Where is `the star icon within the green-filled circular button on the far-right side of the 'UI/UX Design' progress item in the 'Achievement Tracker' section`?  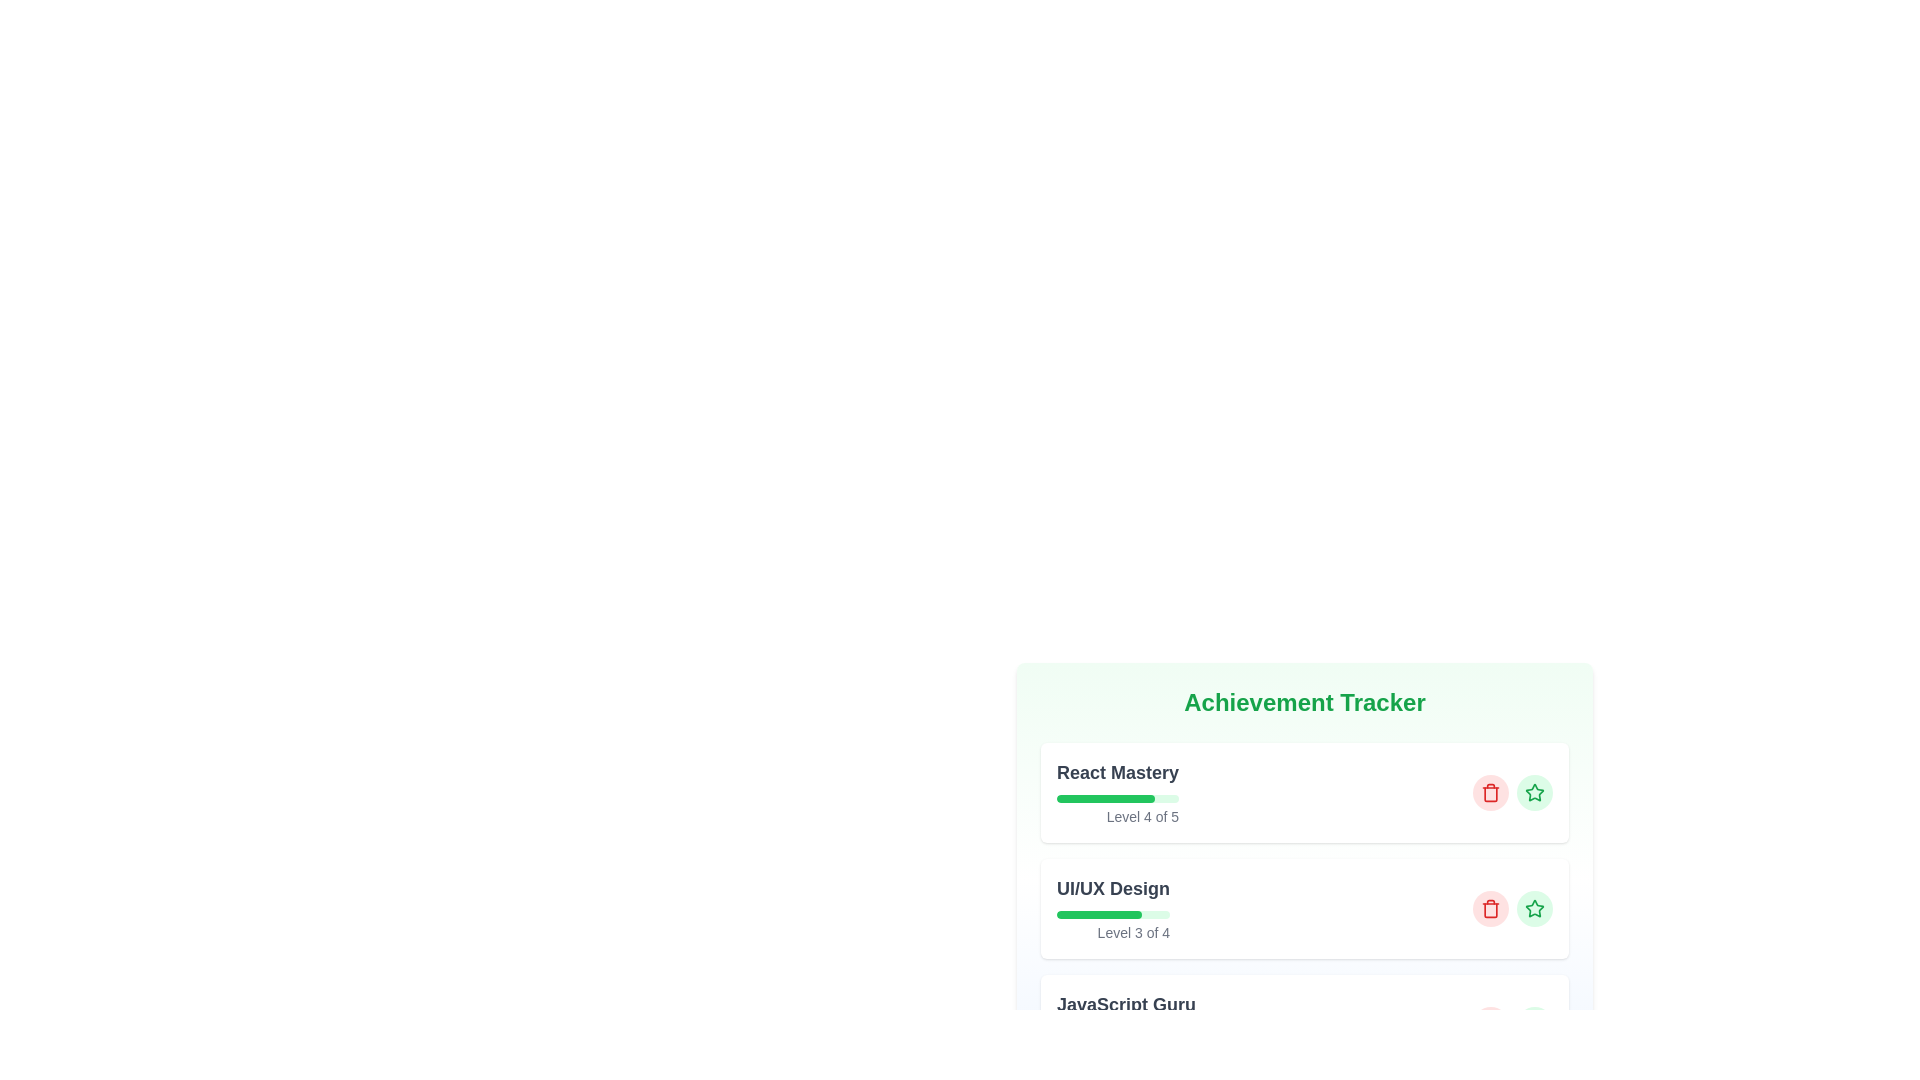
the star icon within the green-filled circular button on the far-right side of the 'UI/UX Design' progress item in the 'Achievement Tracker' section is located at coordinates (1534, 792).